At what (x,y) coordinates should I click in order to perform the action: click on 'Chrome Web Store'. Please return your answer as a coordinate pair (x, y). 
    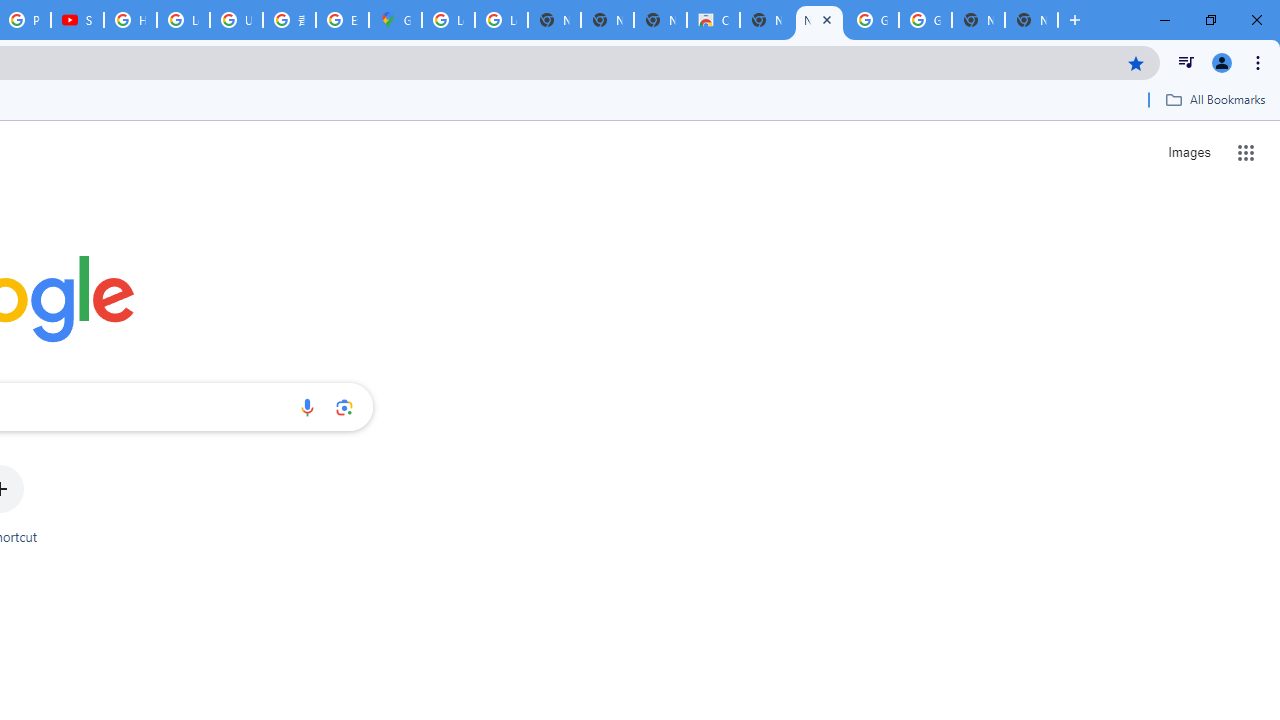
    Looking at the image, I should click on (713, 20).